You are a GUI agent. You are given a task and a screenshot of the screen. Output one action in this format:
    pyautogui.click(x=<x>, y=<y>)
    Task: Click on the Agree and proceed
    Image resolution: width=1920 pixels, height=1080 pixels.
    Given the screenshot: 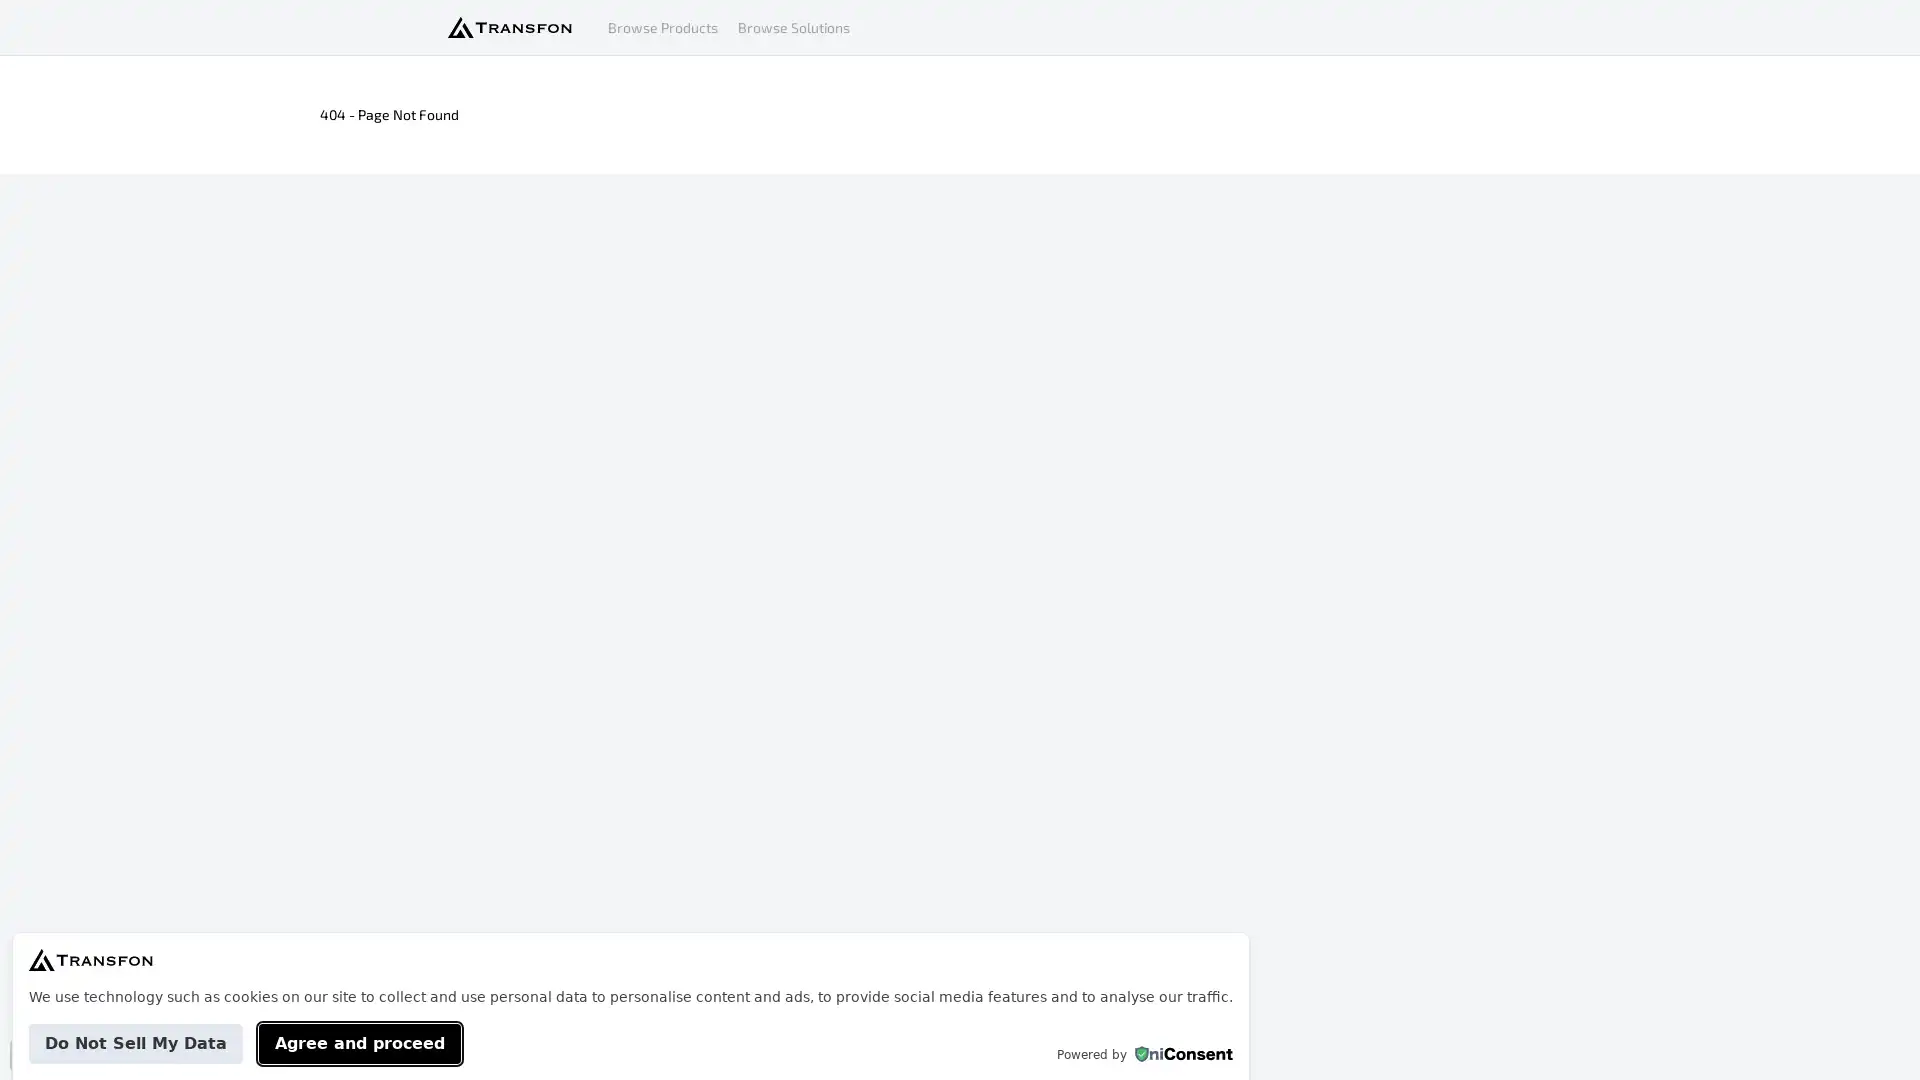 What is the action you would take?
    pyautogui.click(x=360, y=1043)
    